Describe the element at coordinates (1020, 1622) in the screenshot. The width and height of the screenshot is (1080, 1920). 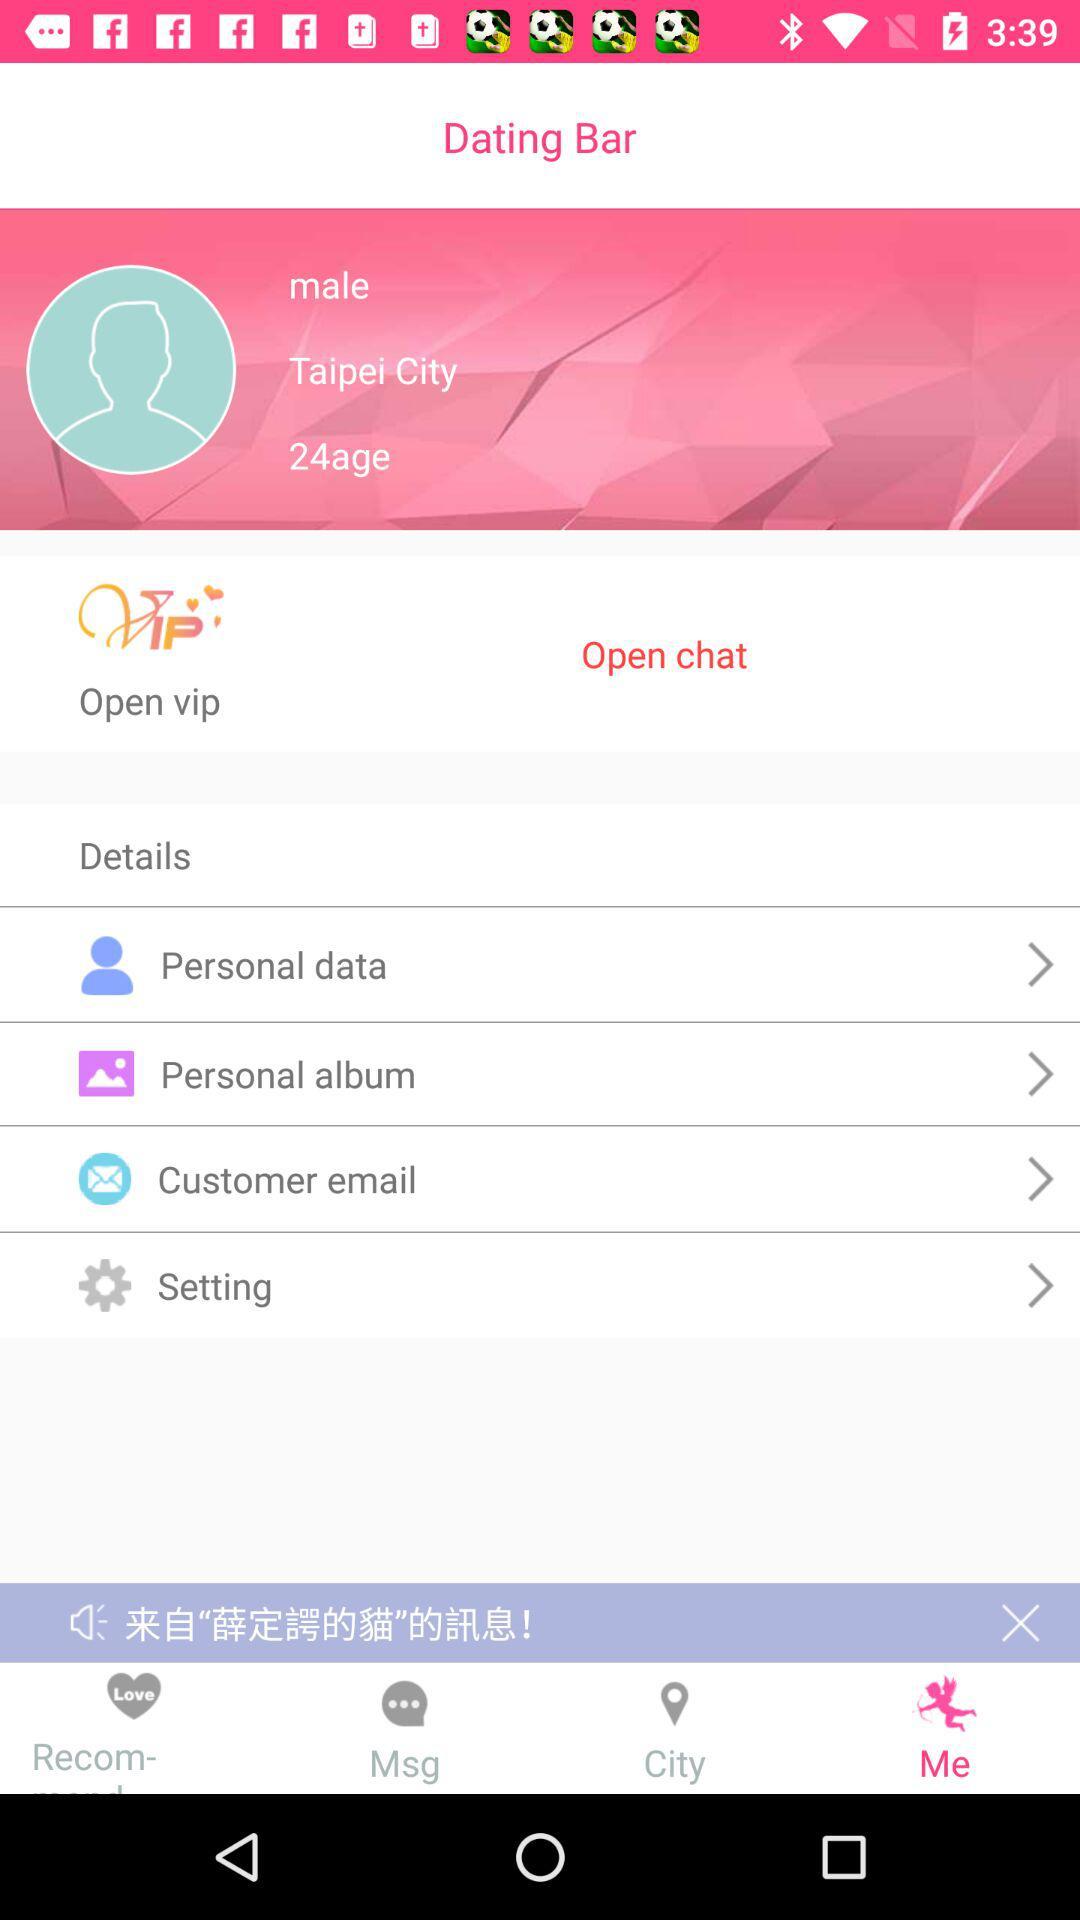
I see `the close icon` at that location.